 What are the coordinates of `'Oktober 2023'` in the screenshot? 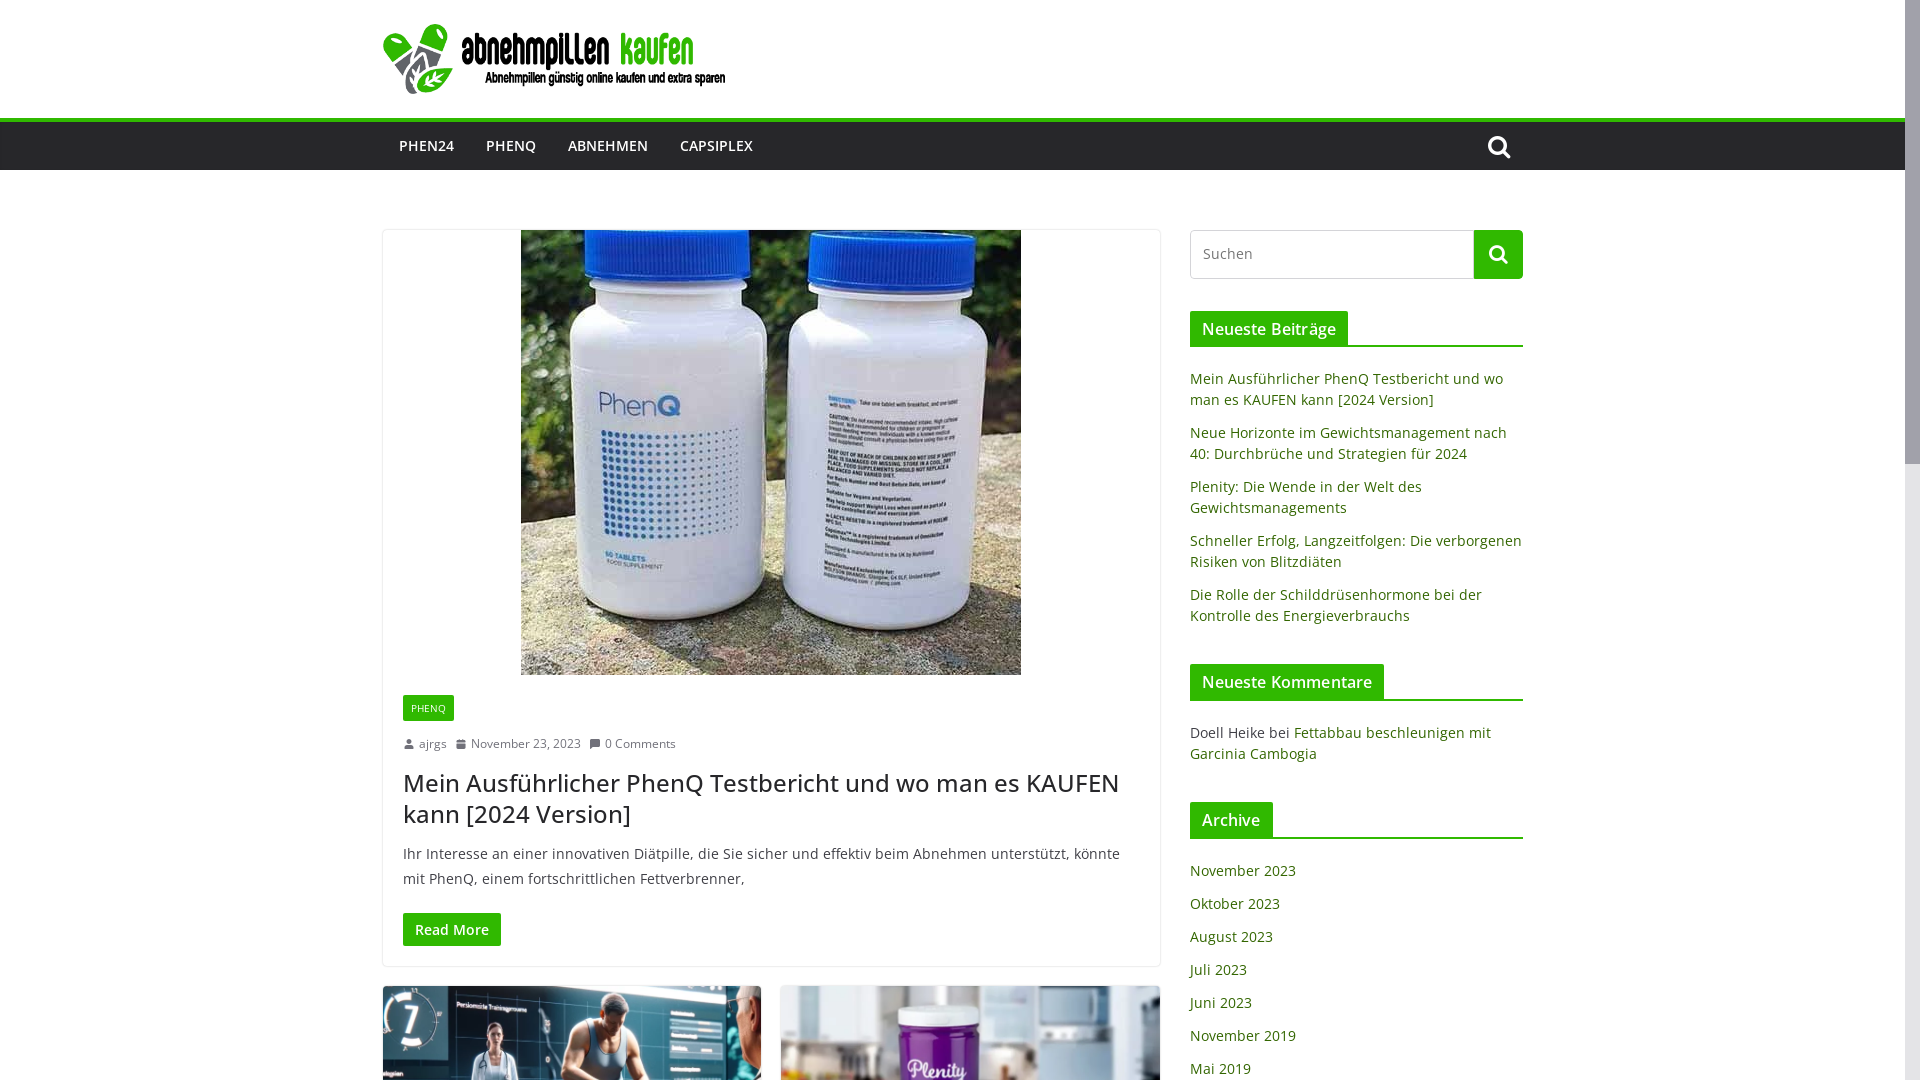 It's located at (1190, 903).